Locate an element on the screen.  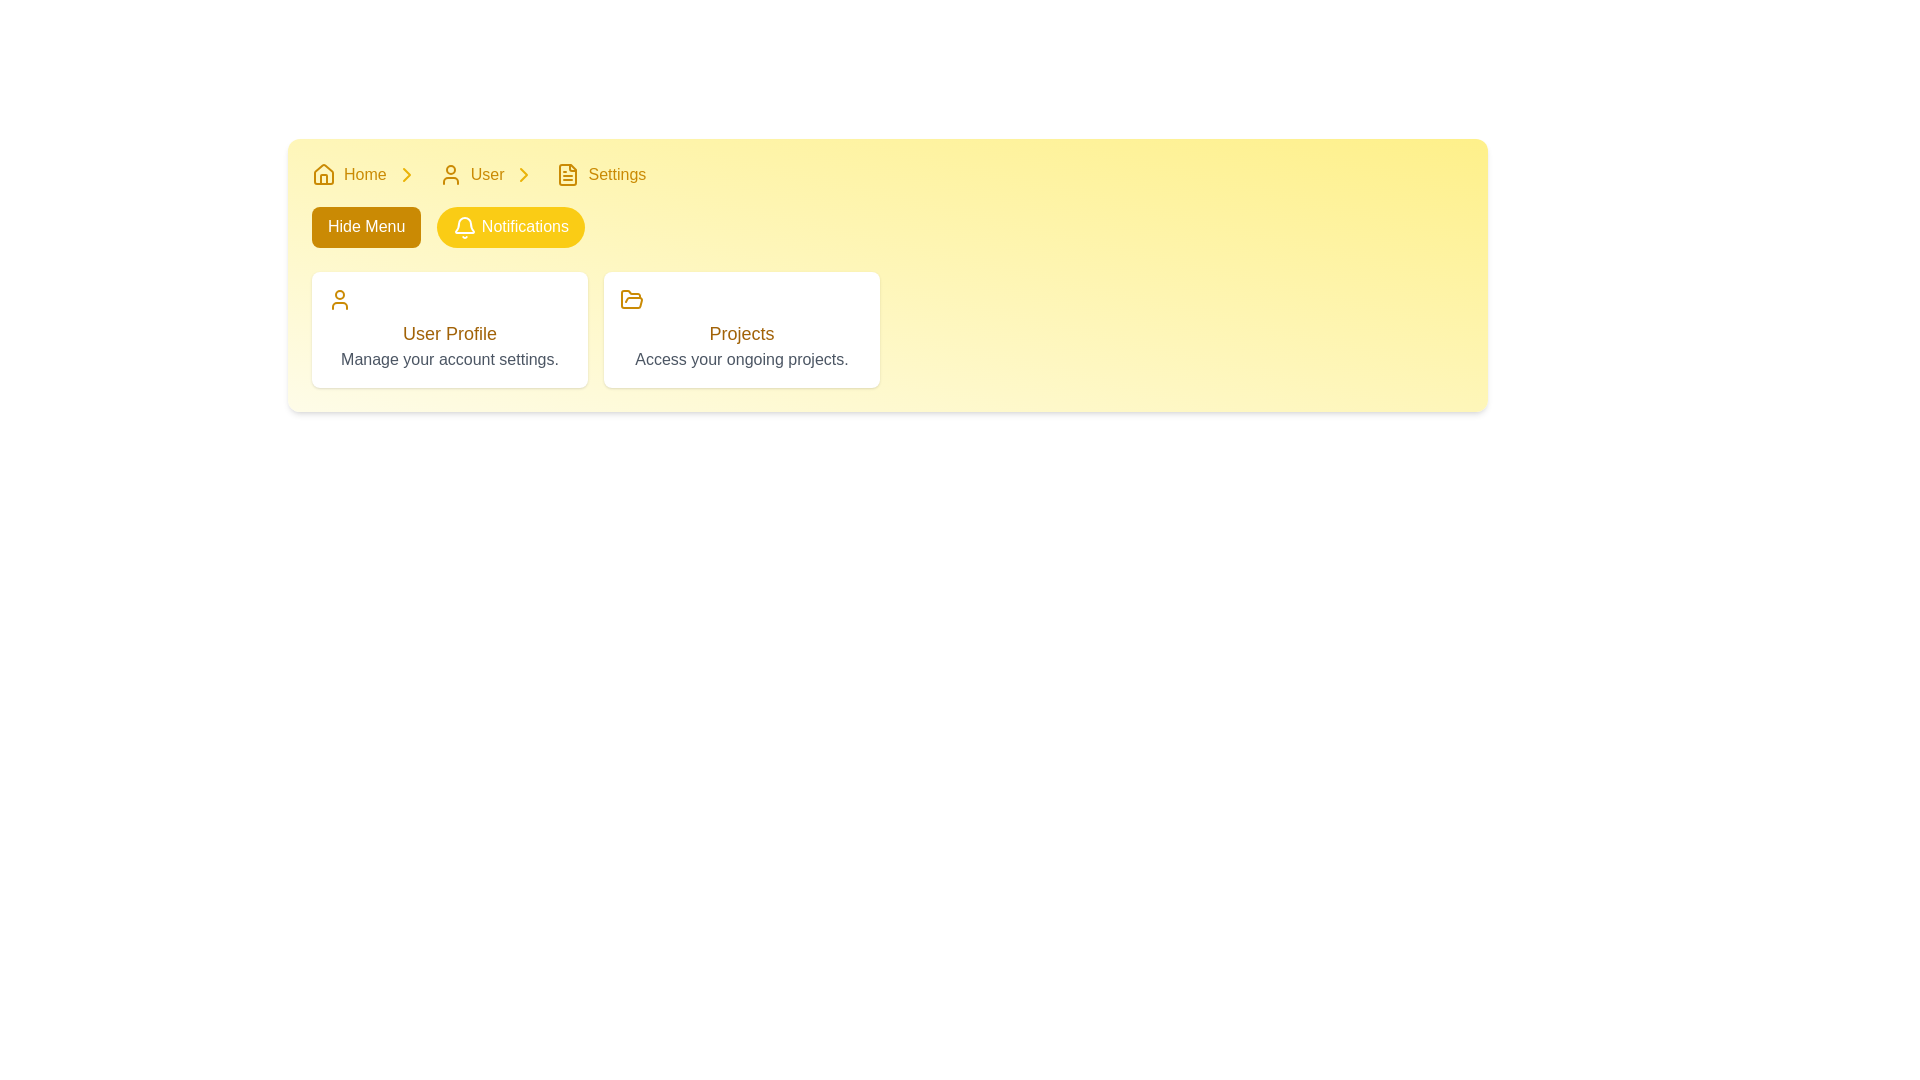
the 'Settings' icon located in the navigation breadcrumb bar, which is positioned to the left of the 'Settings' text and adjacent to other navigation items is located at coordinates (567, 173).